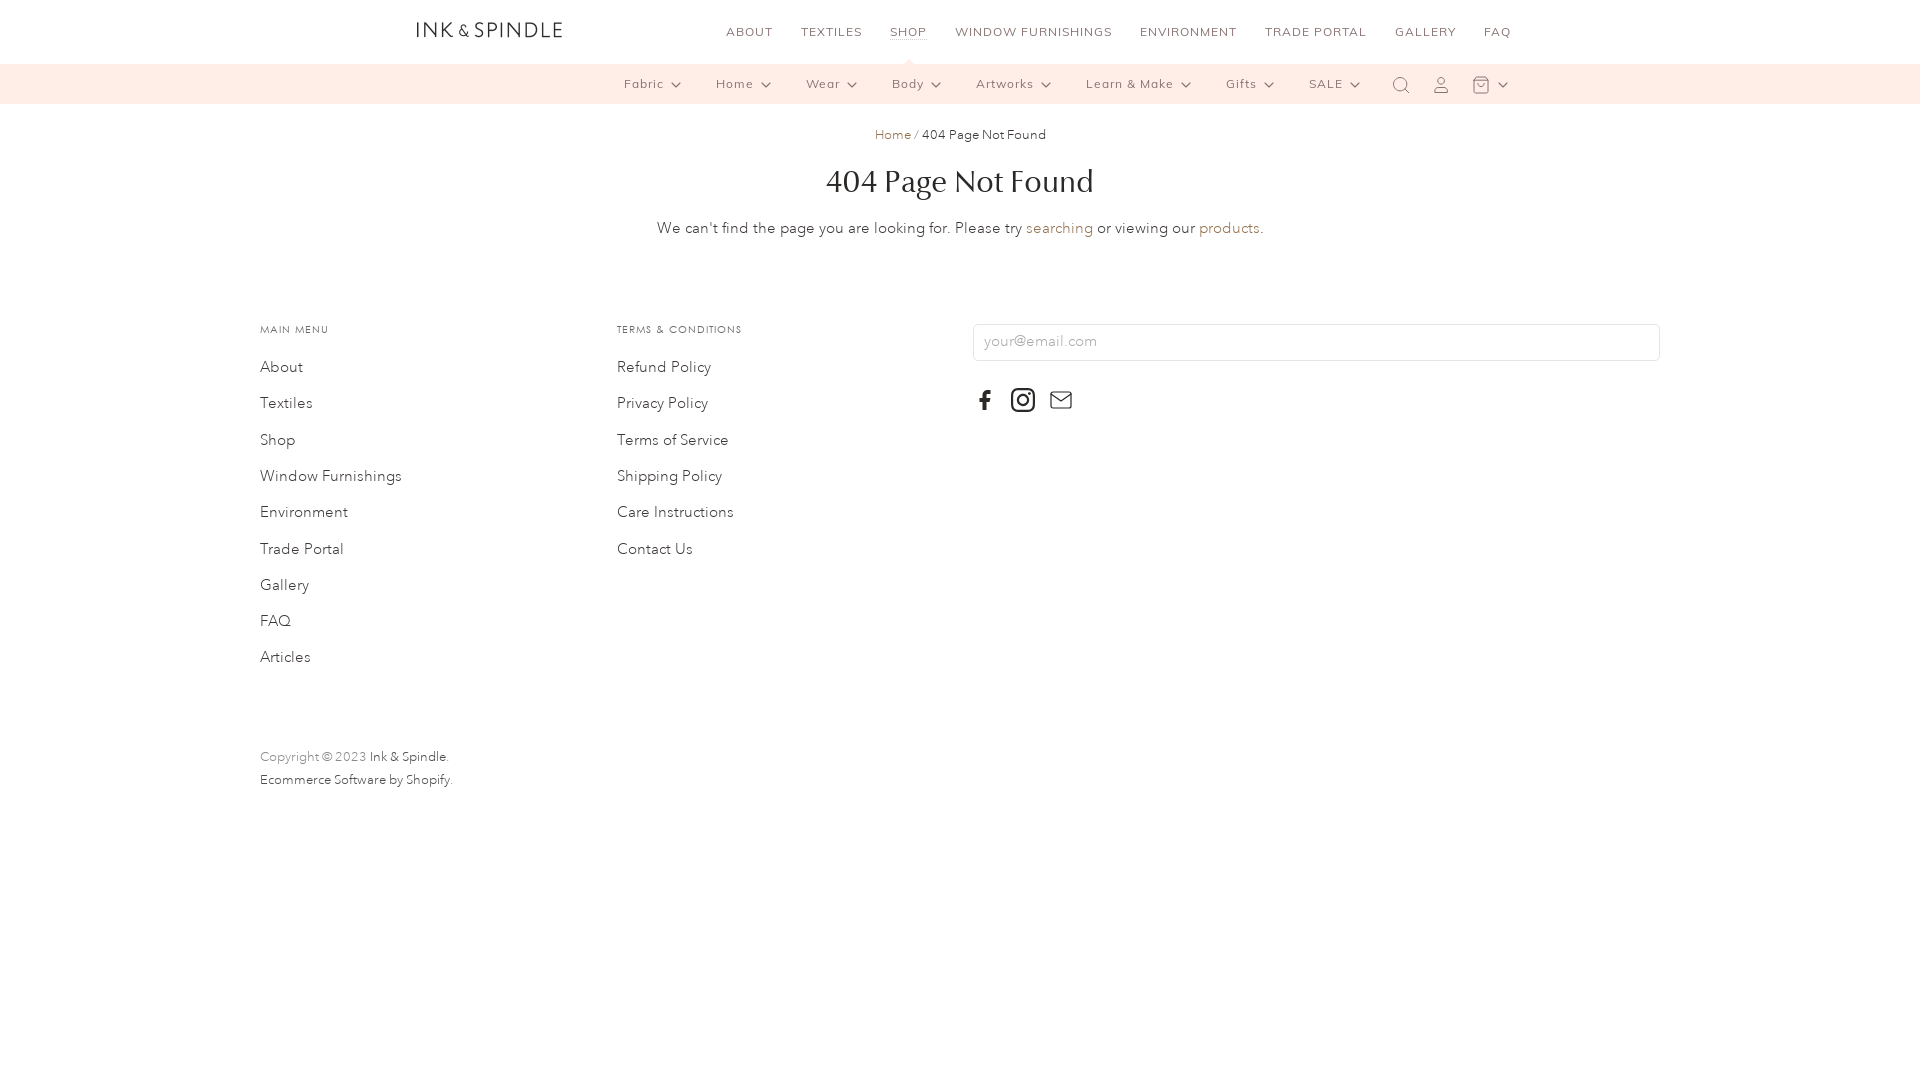 This screenshot has height=1080, width=1920. I want to click on 'GALLERY', so click(1424, 31).